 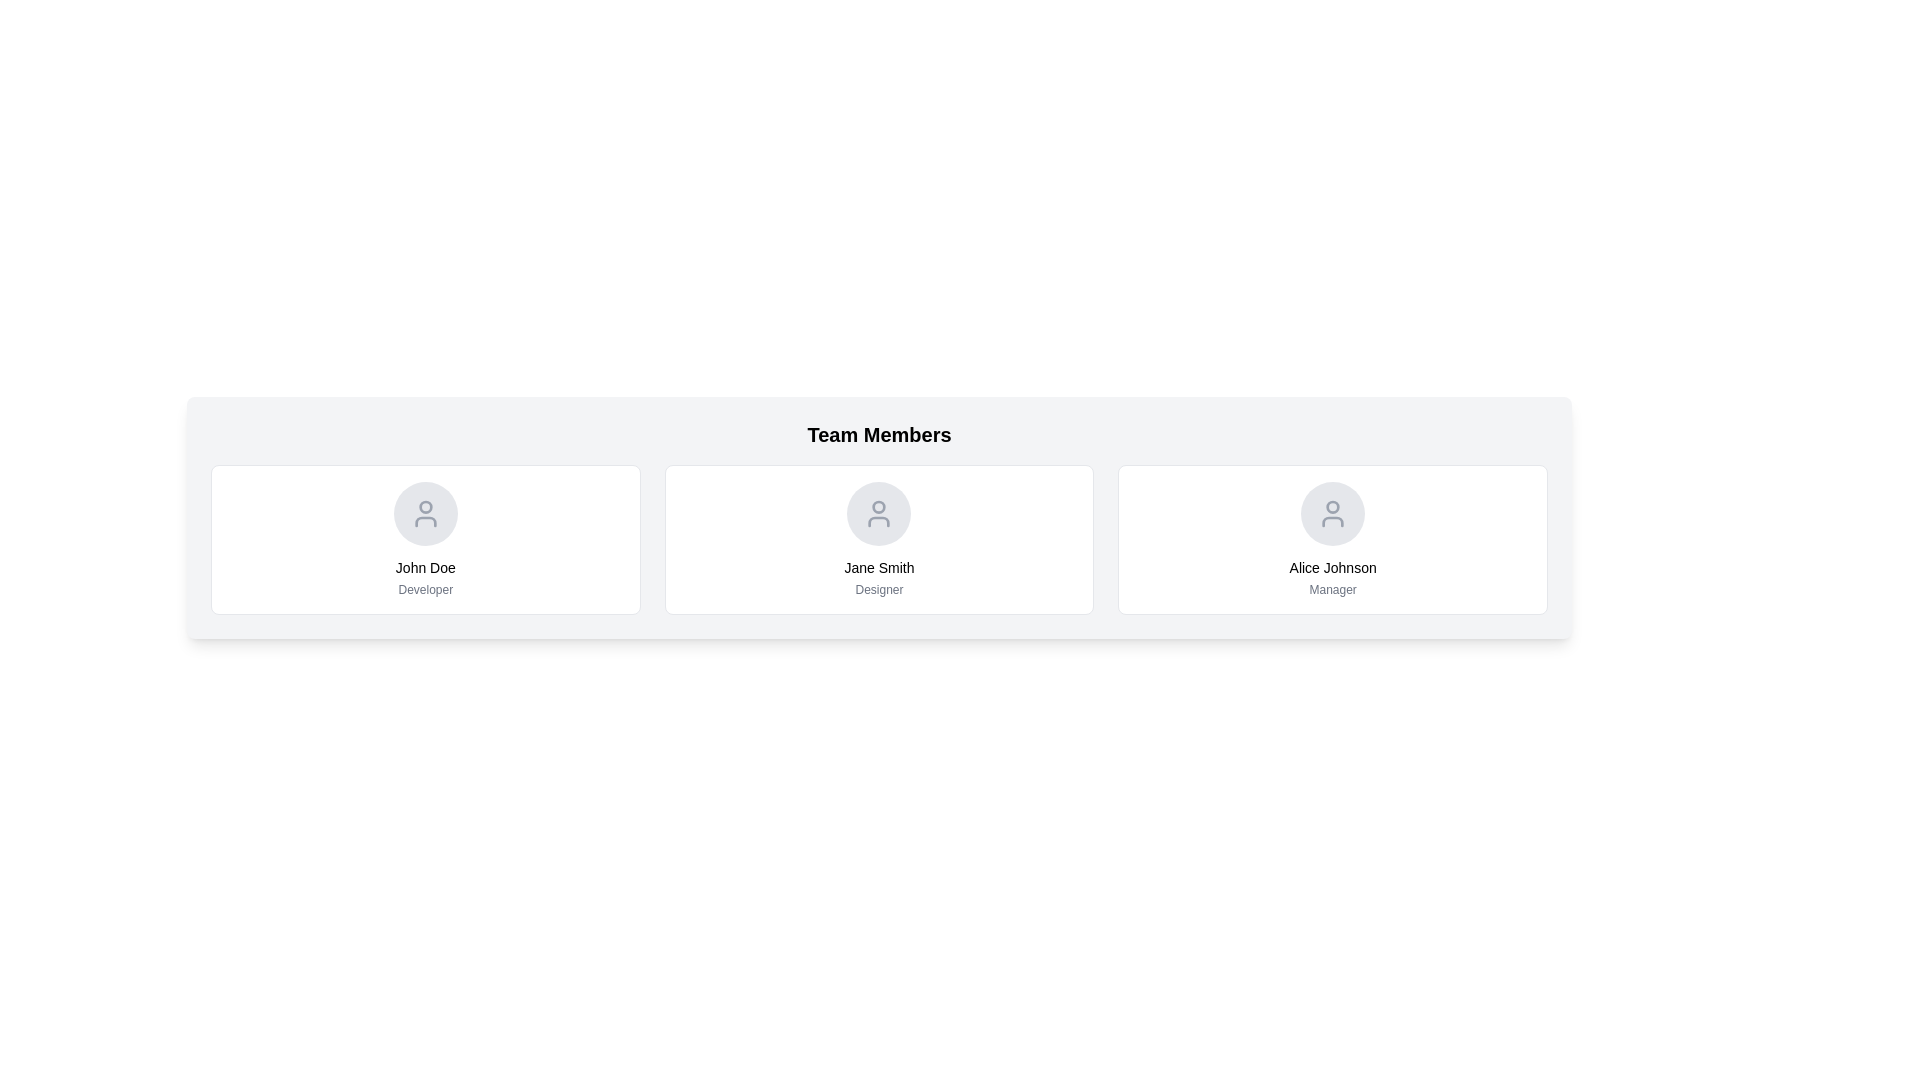 What do you see at coordinates (879, 589) in the screenshot?
I see `the 'Designer' text label, which is a small light gray label located below 'Jane Smith' in the middle column of team member cards` at bounding box center [879, 589].